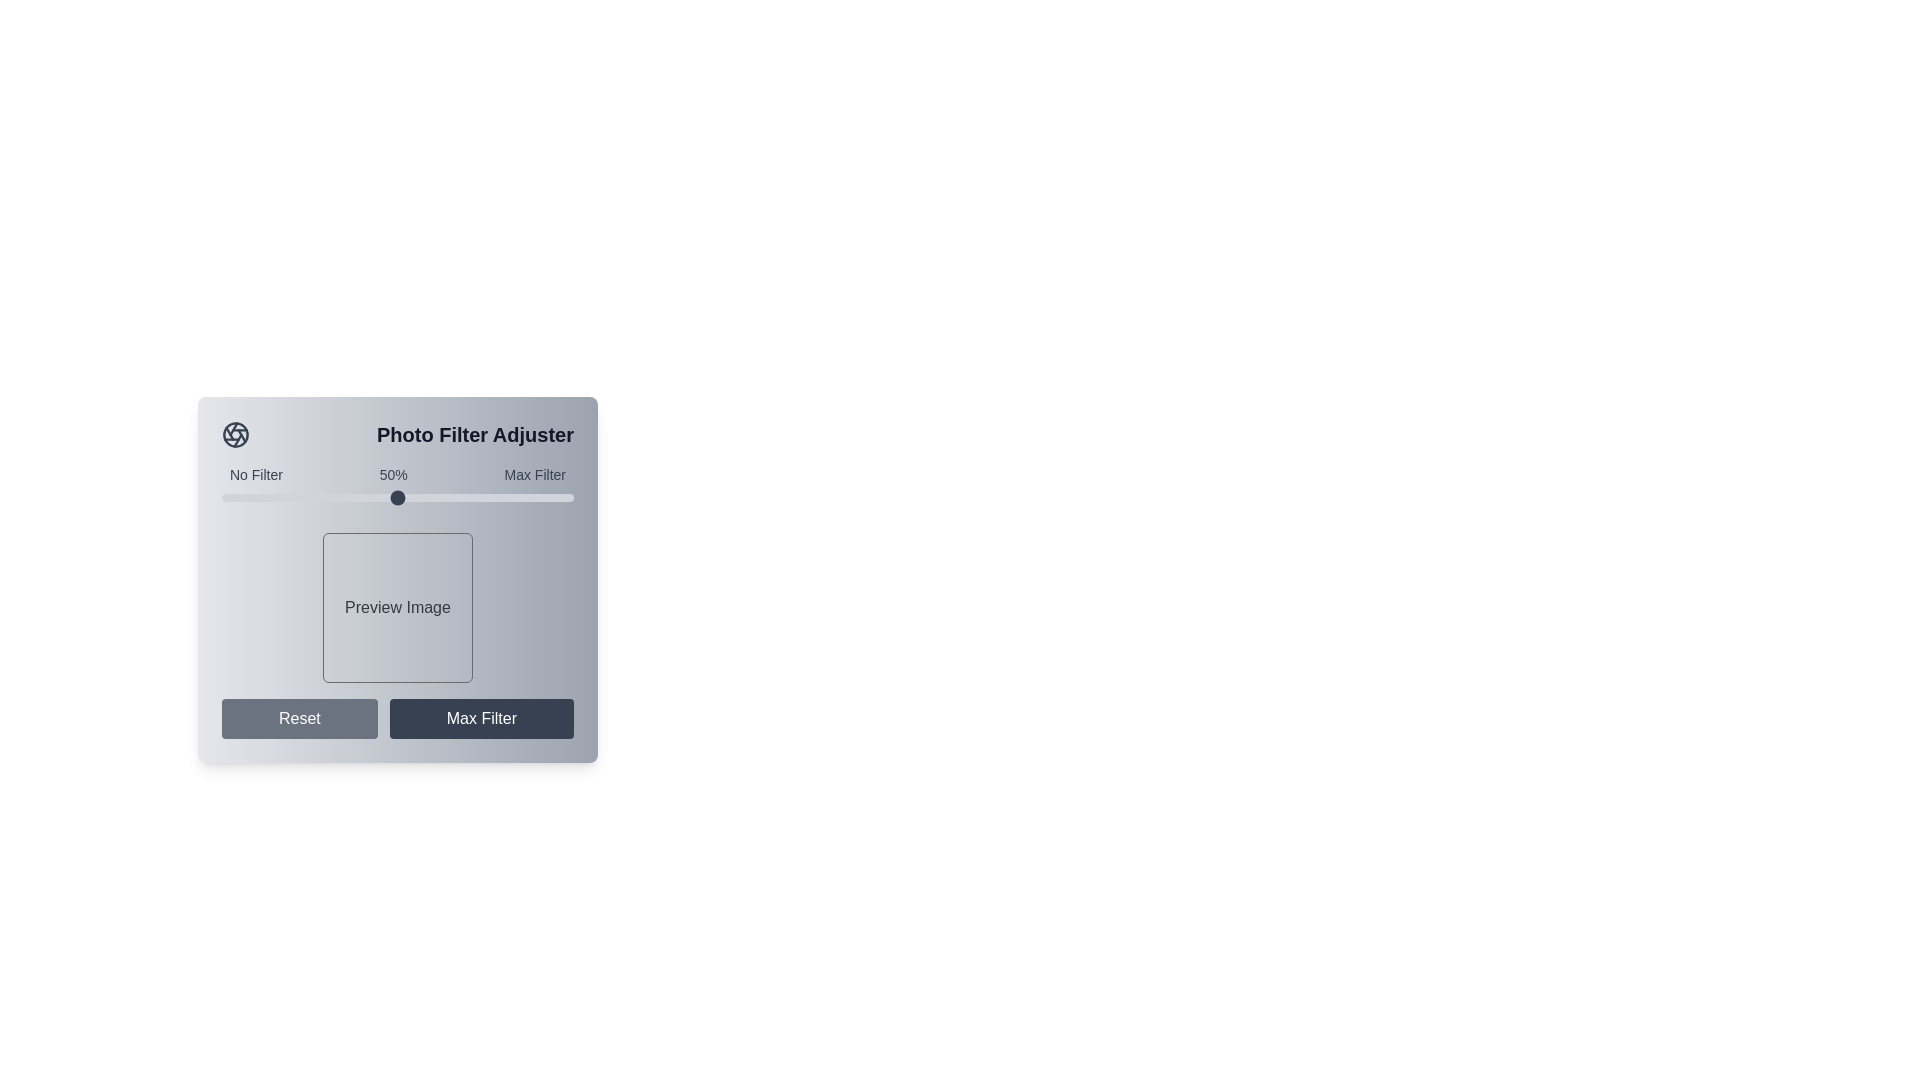 The image size is (1920, 1080). Describe the element at coordinates (481, 717) in the screenshot. I see `the 'Max Filter' button, which is a rectangular button with a dark gray background and white text` at that location.